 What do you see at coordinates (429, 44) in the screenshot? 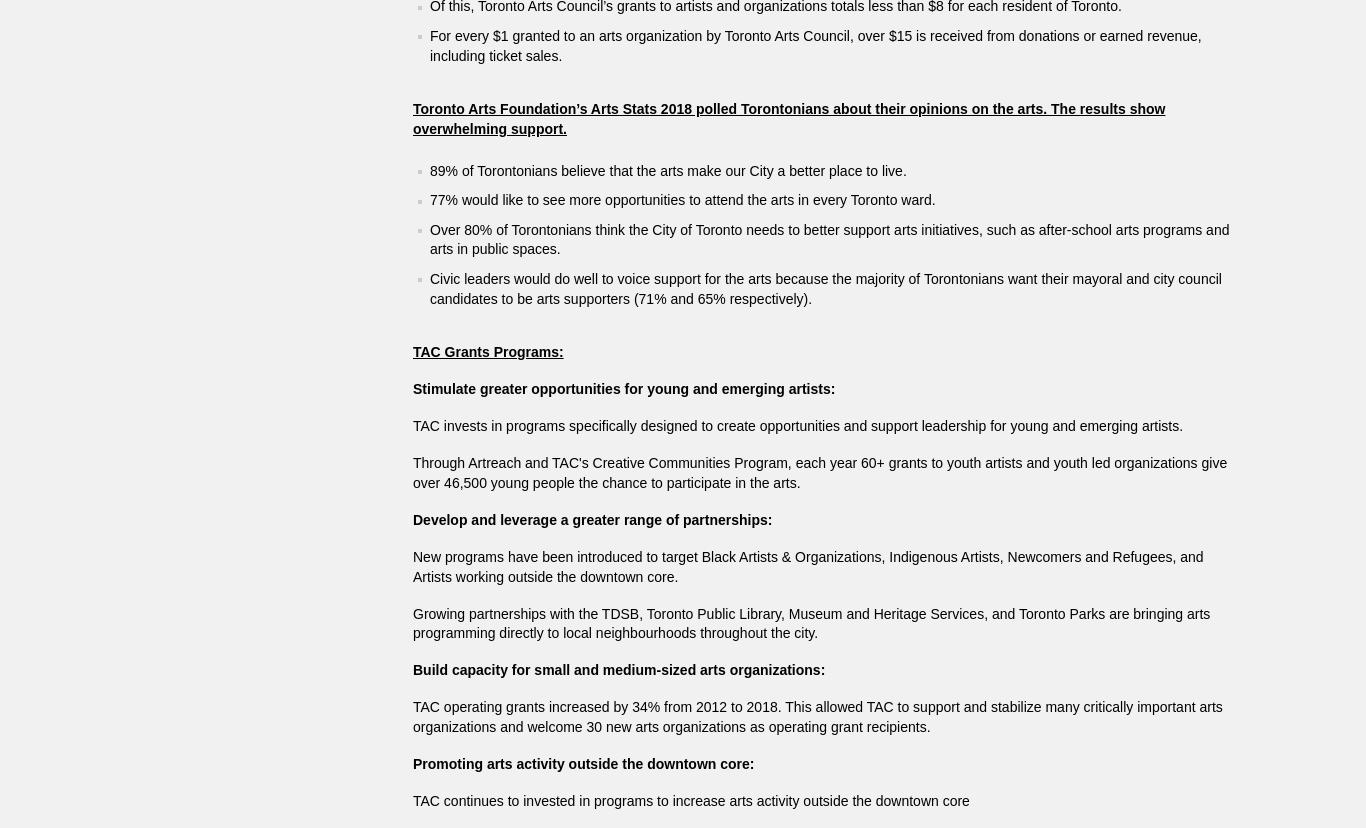
I see `'For every $1 granted to an arts organization by Toronto Arts Council, over $15 is received from donations or earned revenue, including ticket sales.'` at bounding box center [429, 44].